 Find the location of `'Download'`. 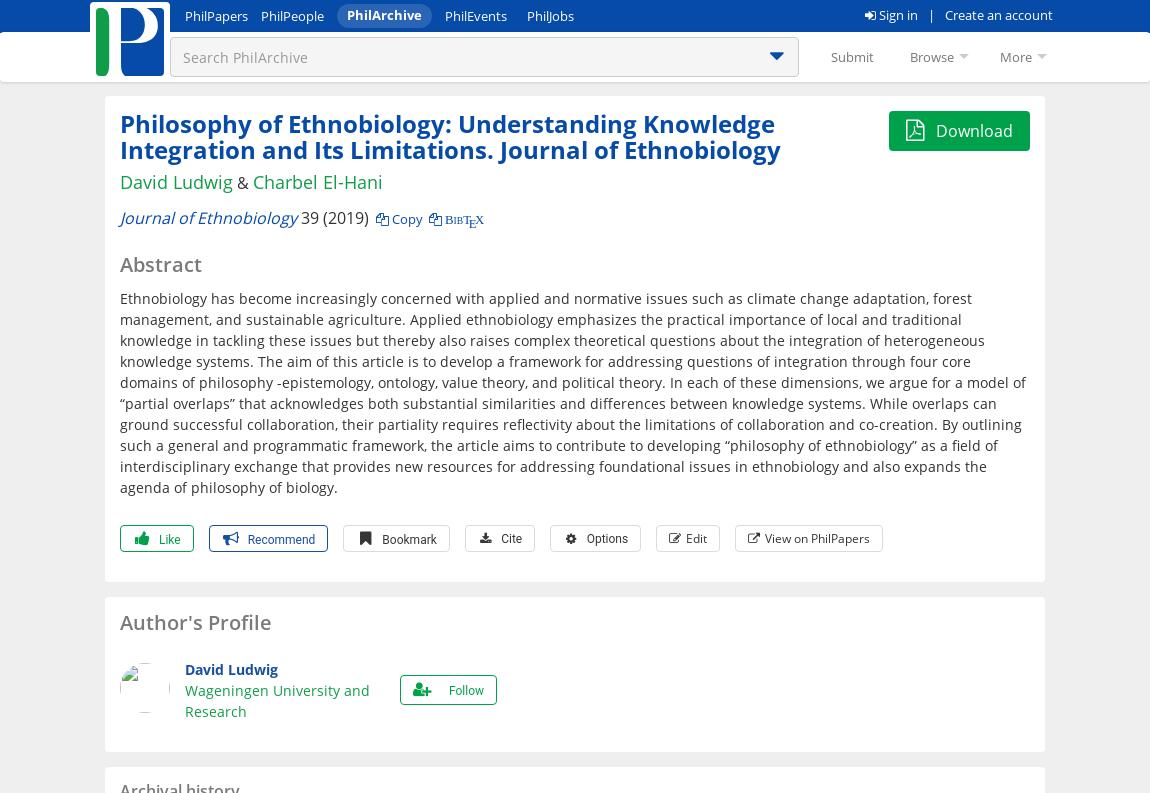

'Download' is located at coordinates (974, 130).